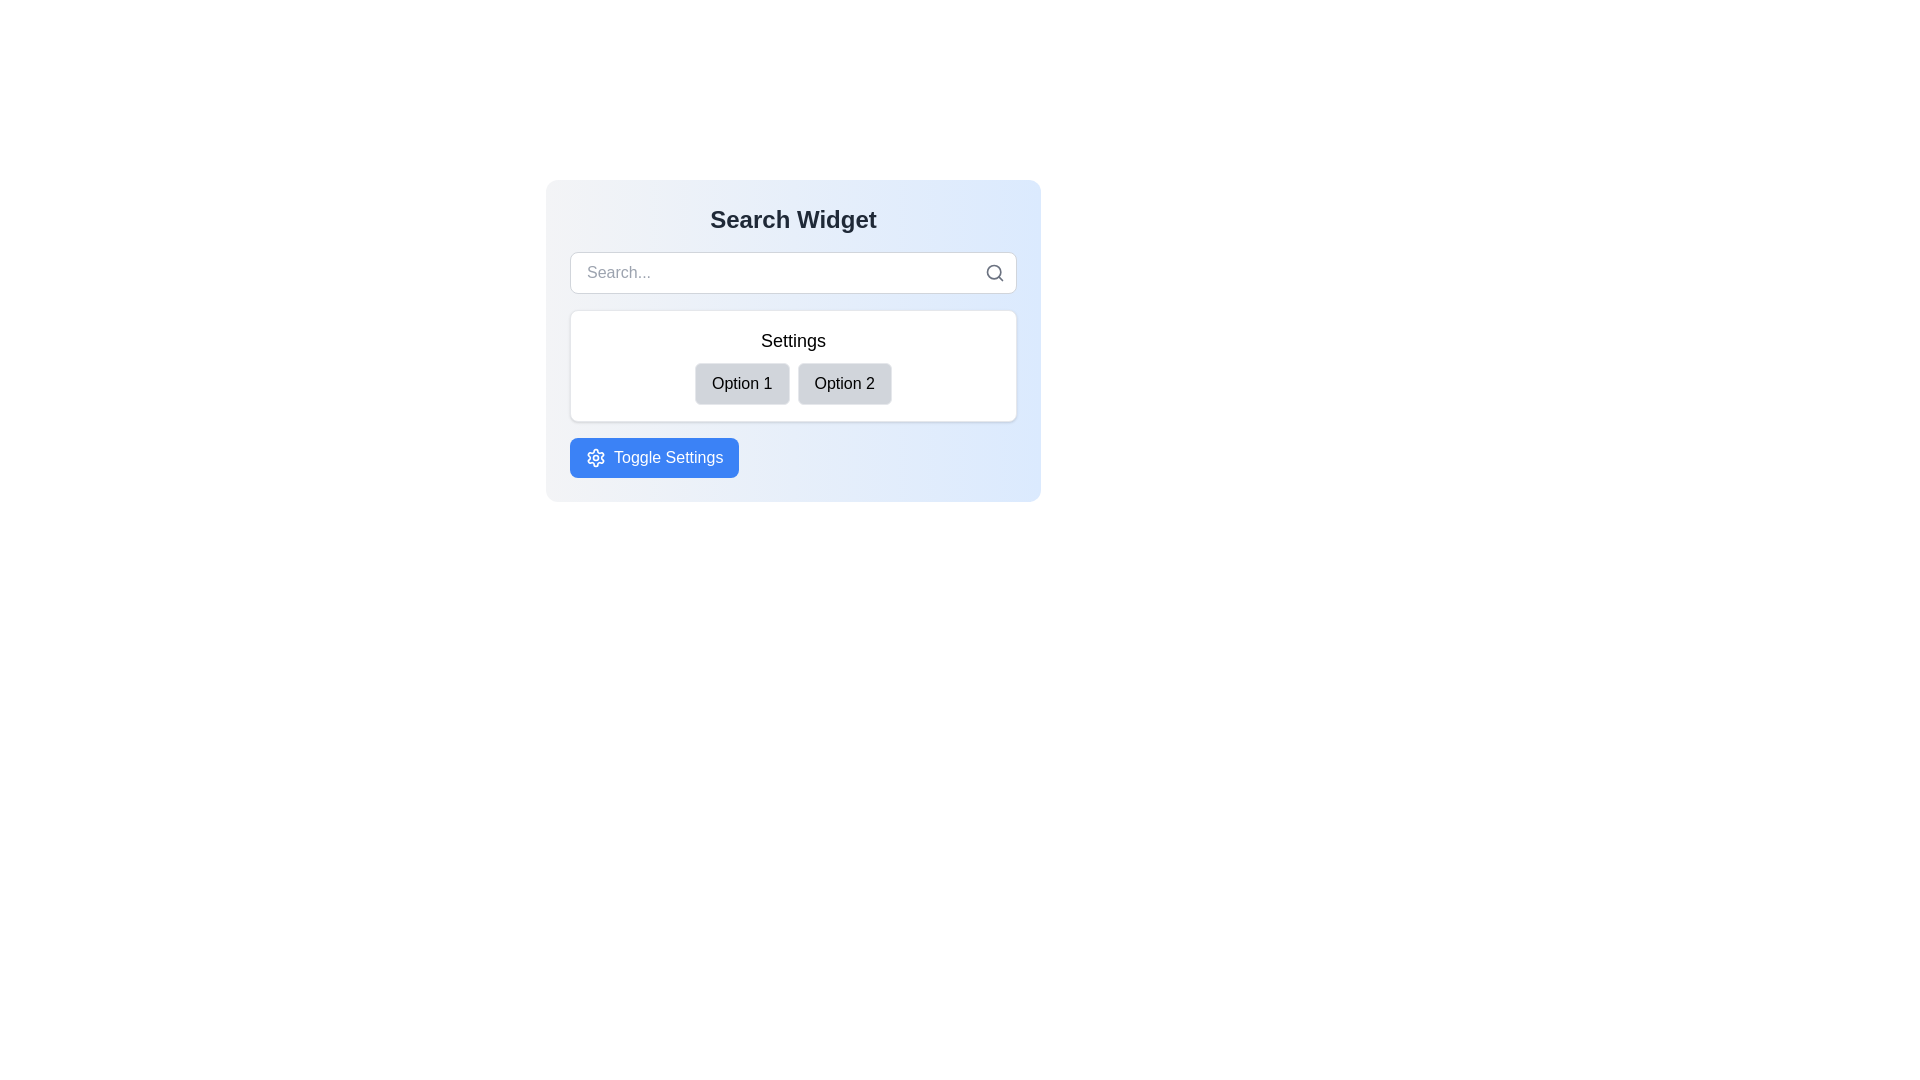  Describe the element at coordinates (994, 272) in the screenshot. I see `the circular part of the magnifying glass icon at the end of the search bar to initiate the search action` at that location.